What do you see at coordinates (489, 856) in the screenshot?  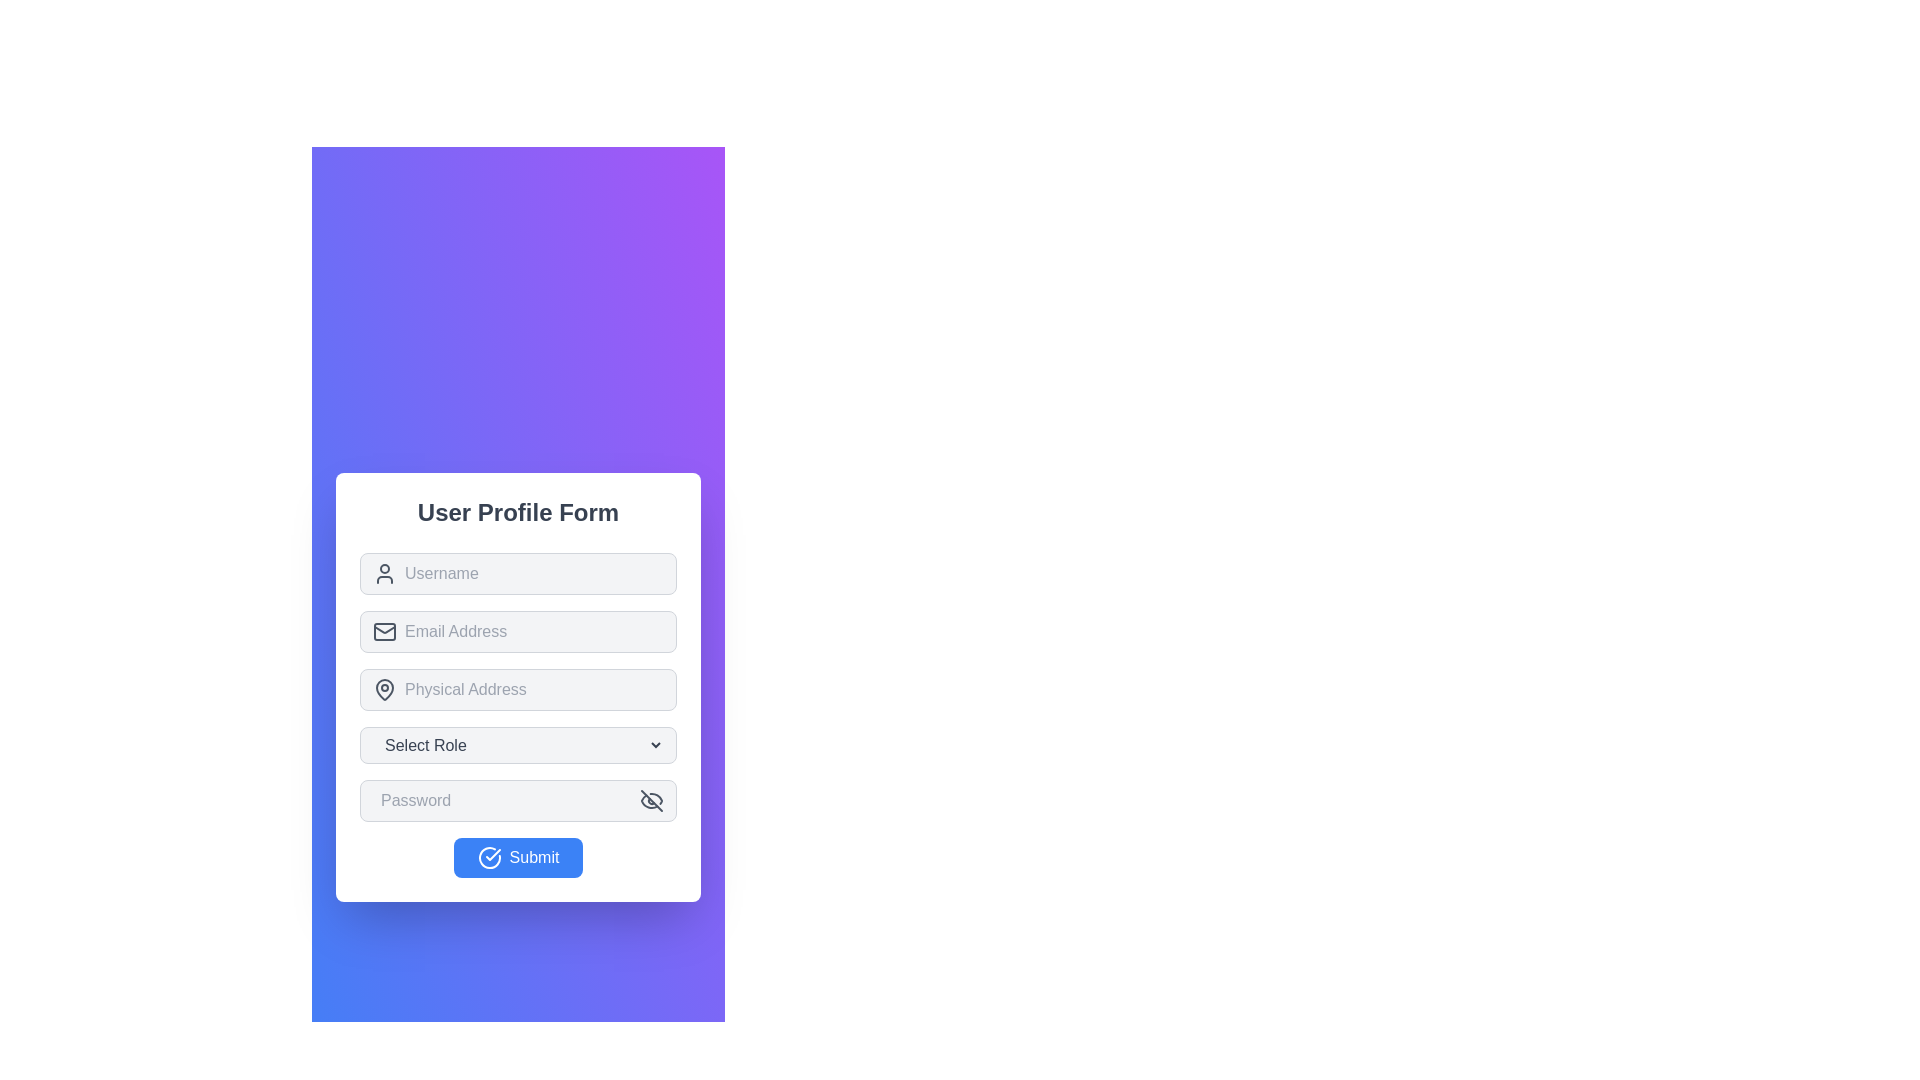 I see `the success icon embedded within the 'Submit' button located at the bottom of the user profile form` at bounding box center [489, 856].